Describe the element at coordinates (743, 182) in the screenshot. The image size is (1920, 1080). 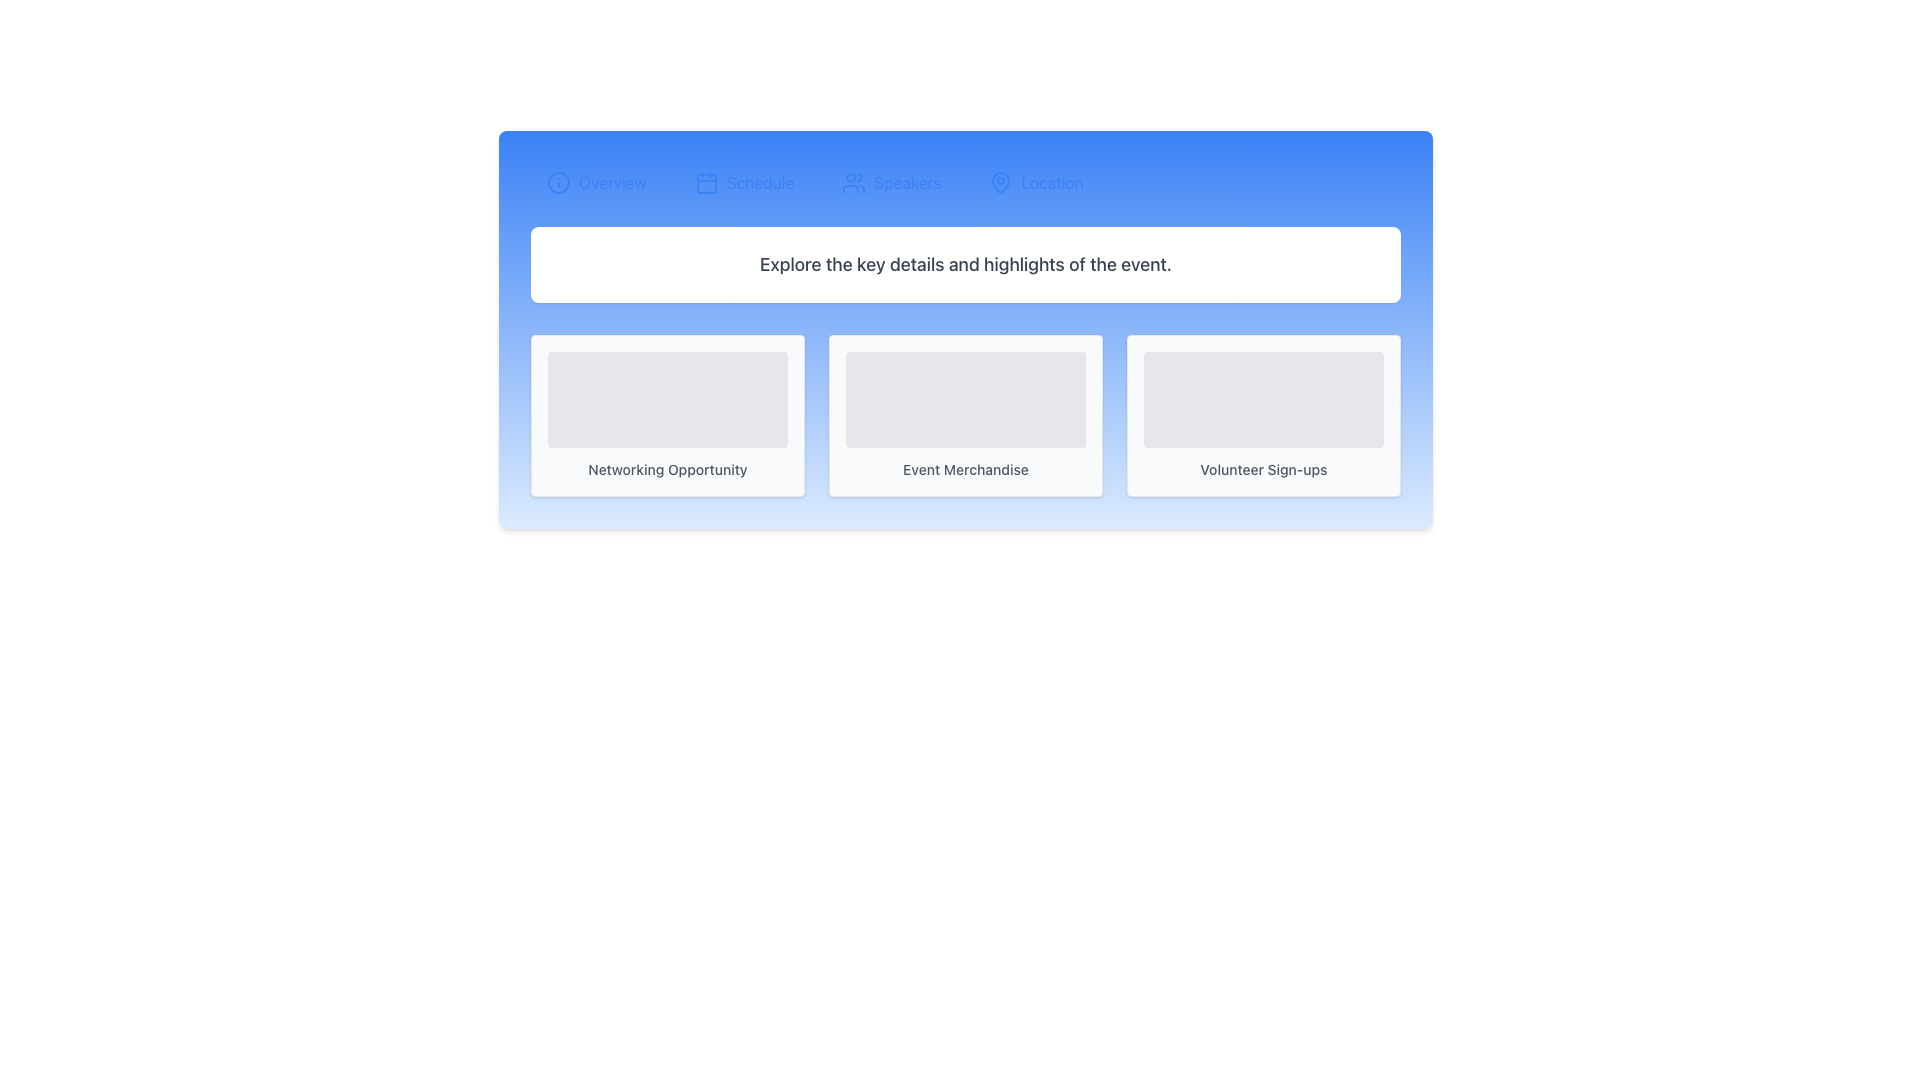
I see `the 'Schedule' button which is the second button from the left in the navigation bar for keyboard interaction` at that location.